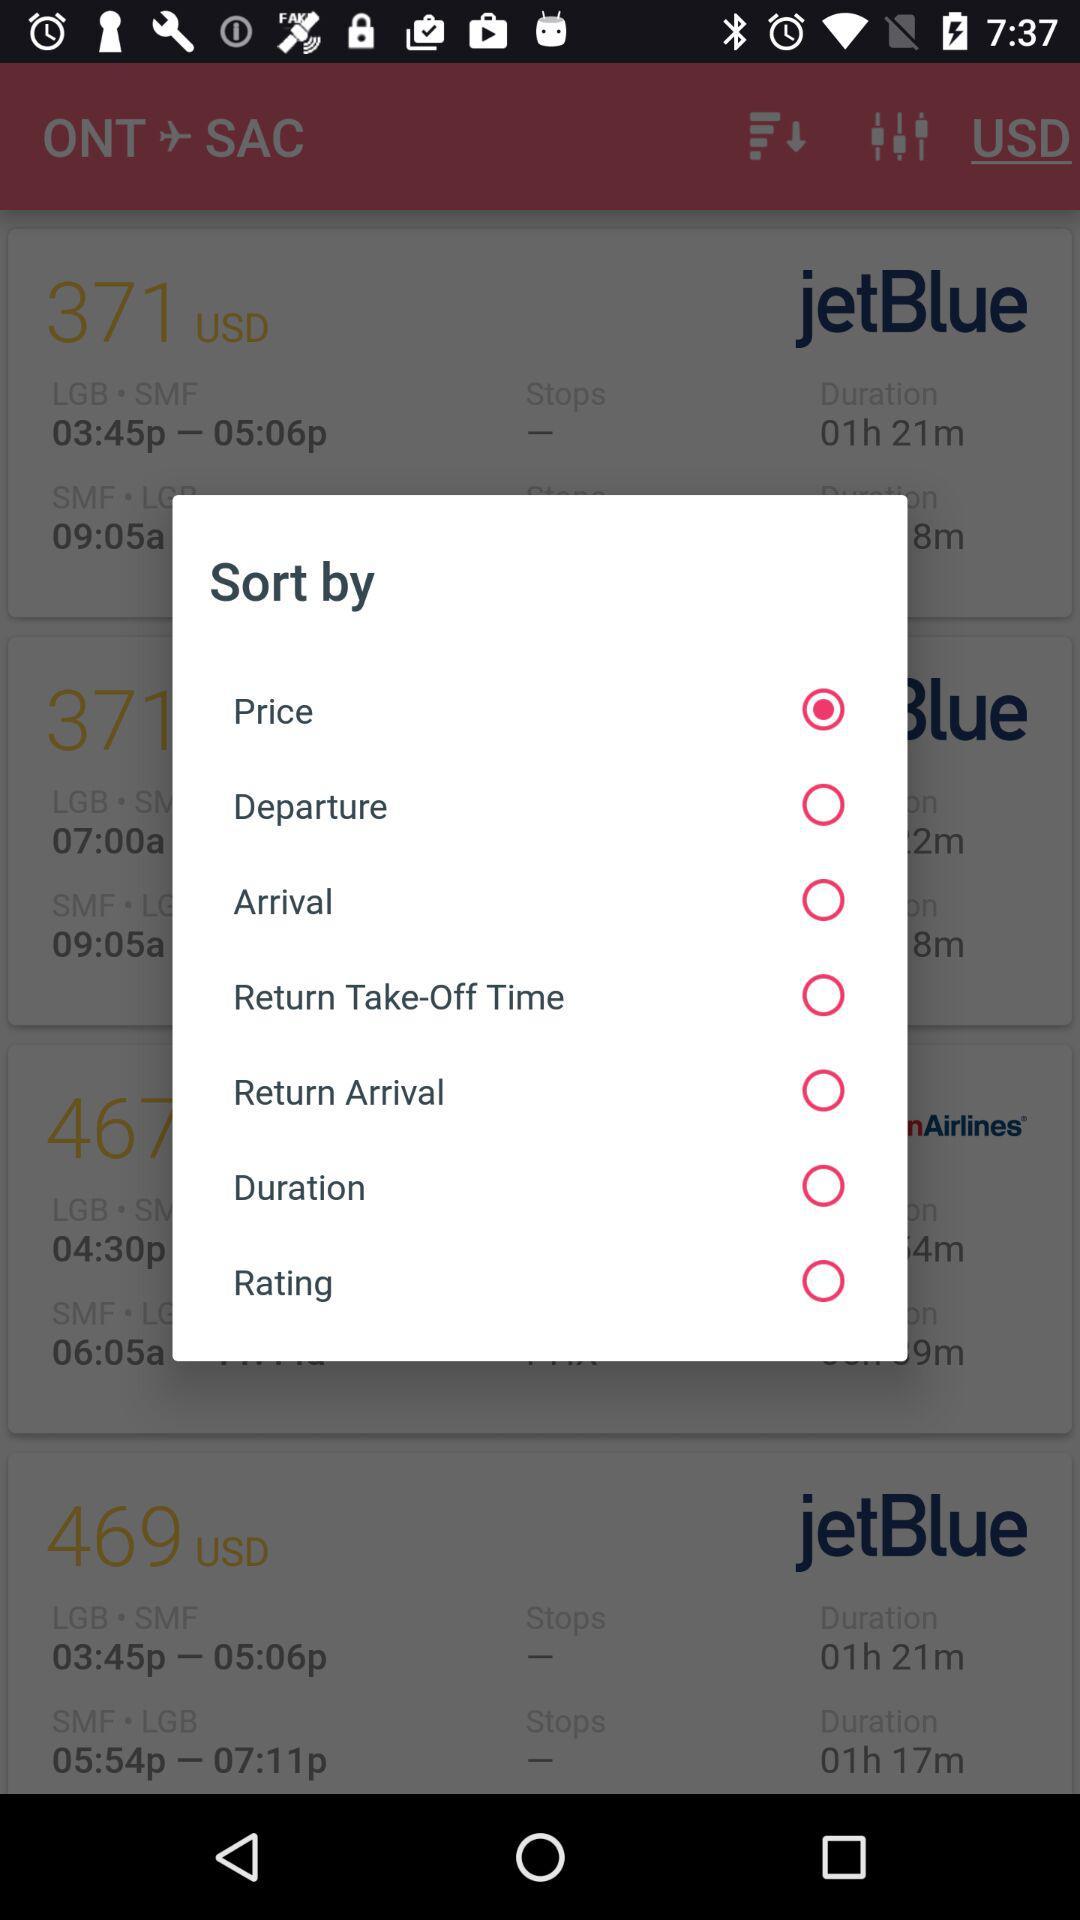 This screenshot has height=1920, width=1080. What do you see at coordinates (537, 1089) in the screenshot?
I see `the item above duration` at bounding box center [537, 1089].